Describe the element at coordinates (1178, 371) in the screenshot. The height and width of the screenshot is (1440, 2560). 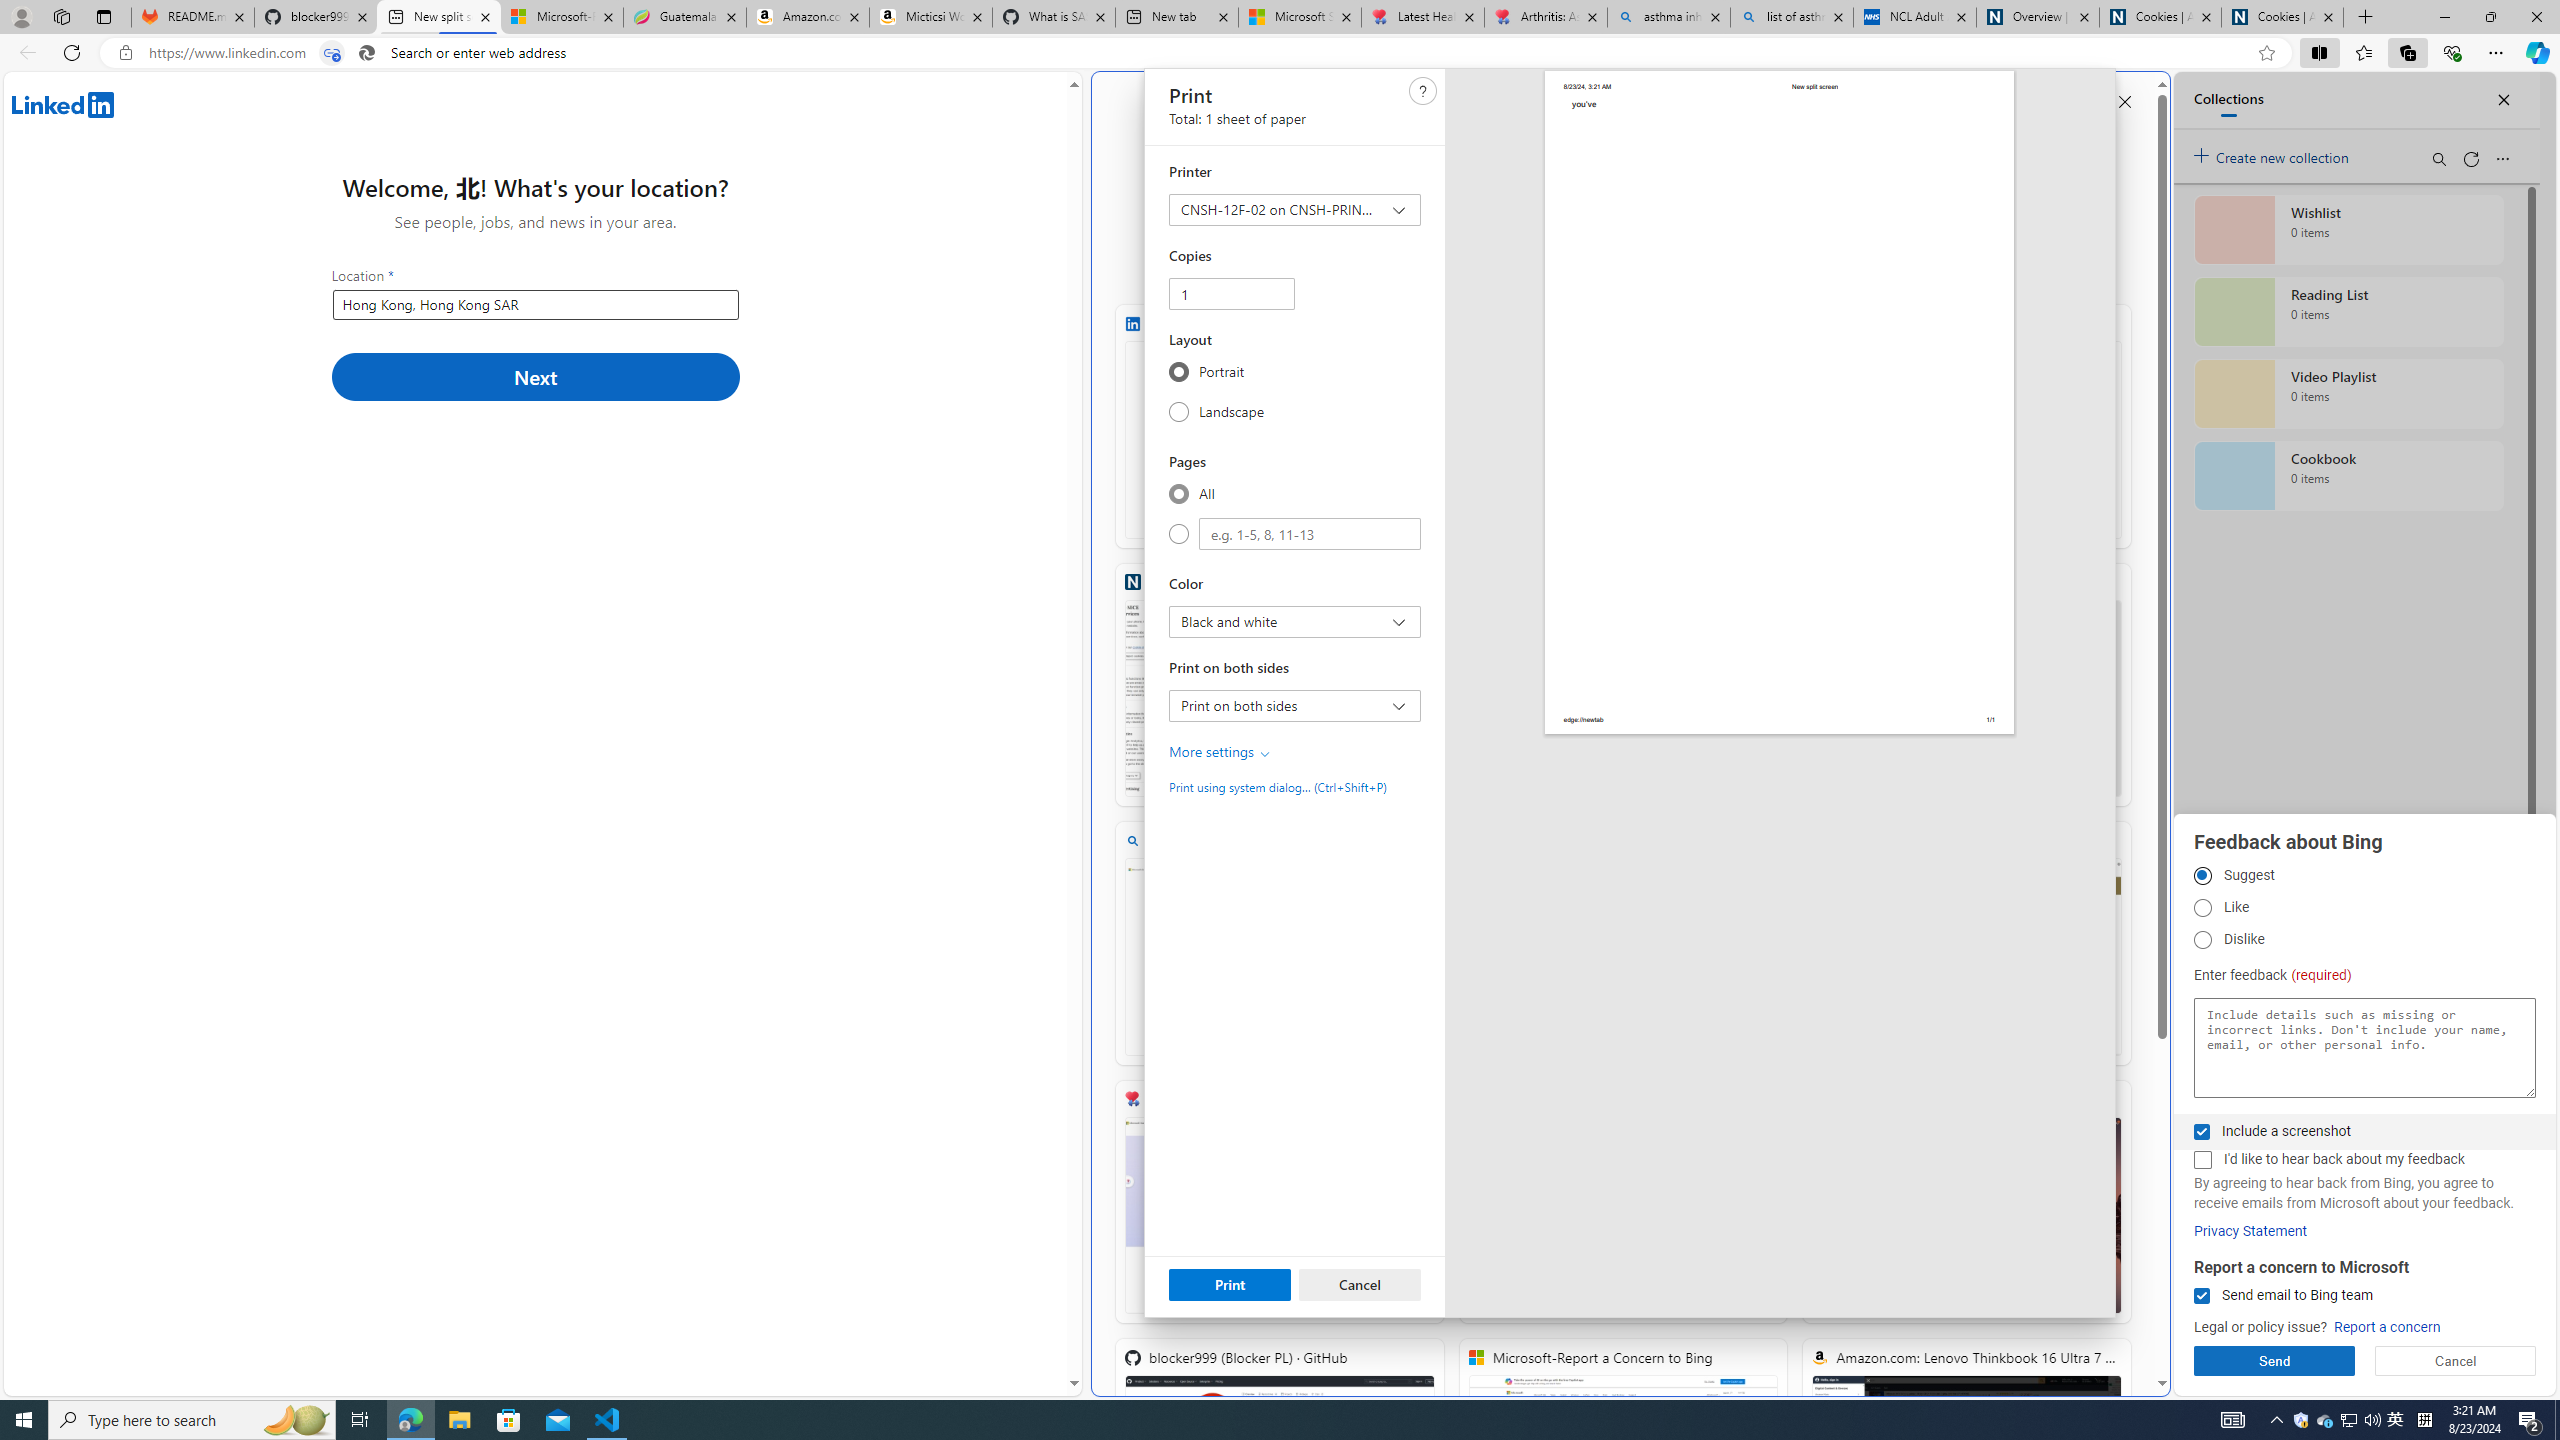
I see `'Portrait'` at that location.